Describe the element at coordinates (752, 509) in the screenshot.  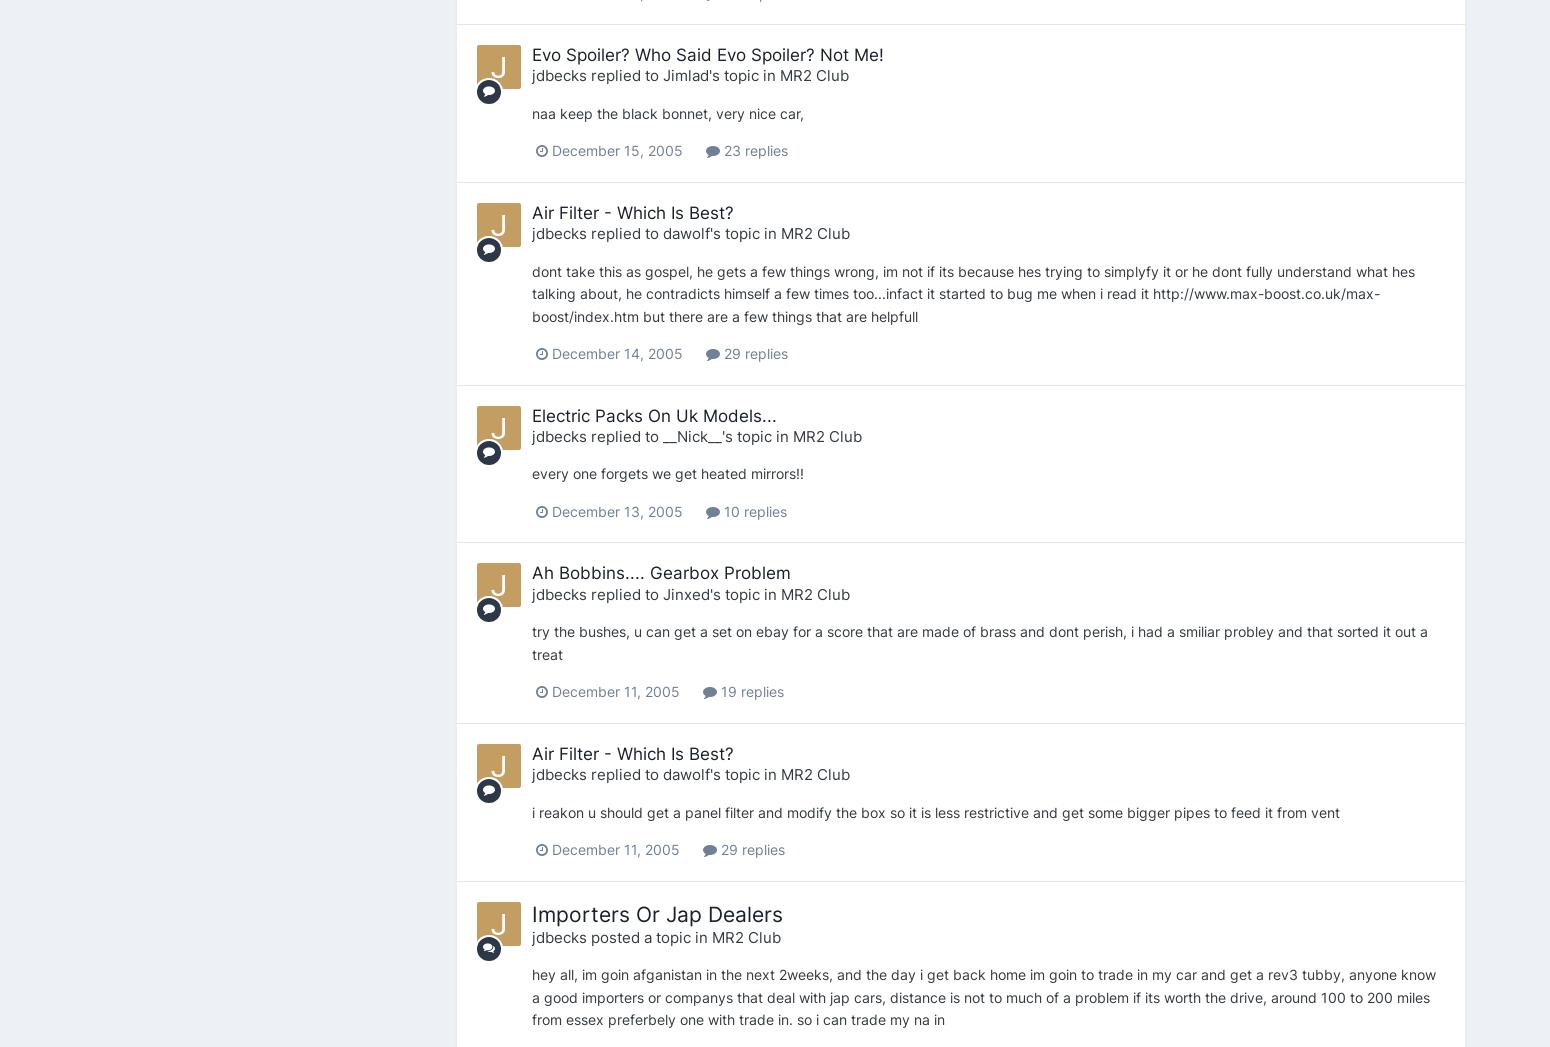
I see `'10 replies'` at that location.